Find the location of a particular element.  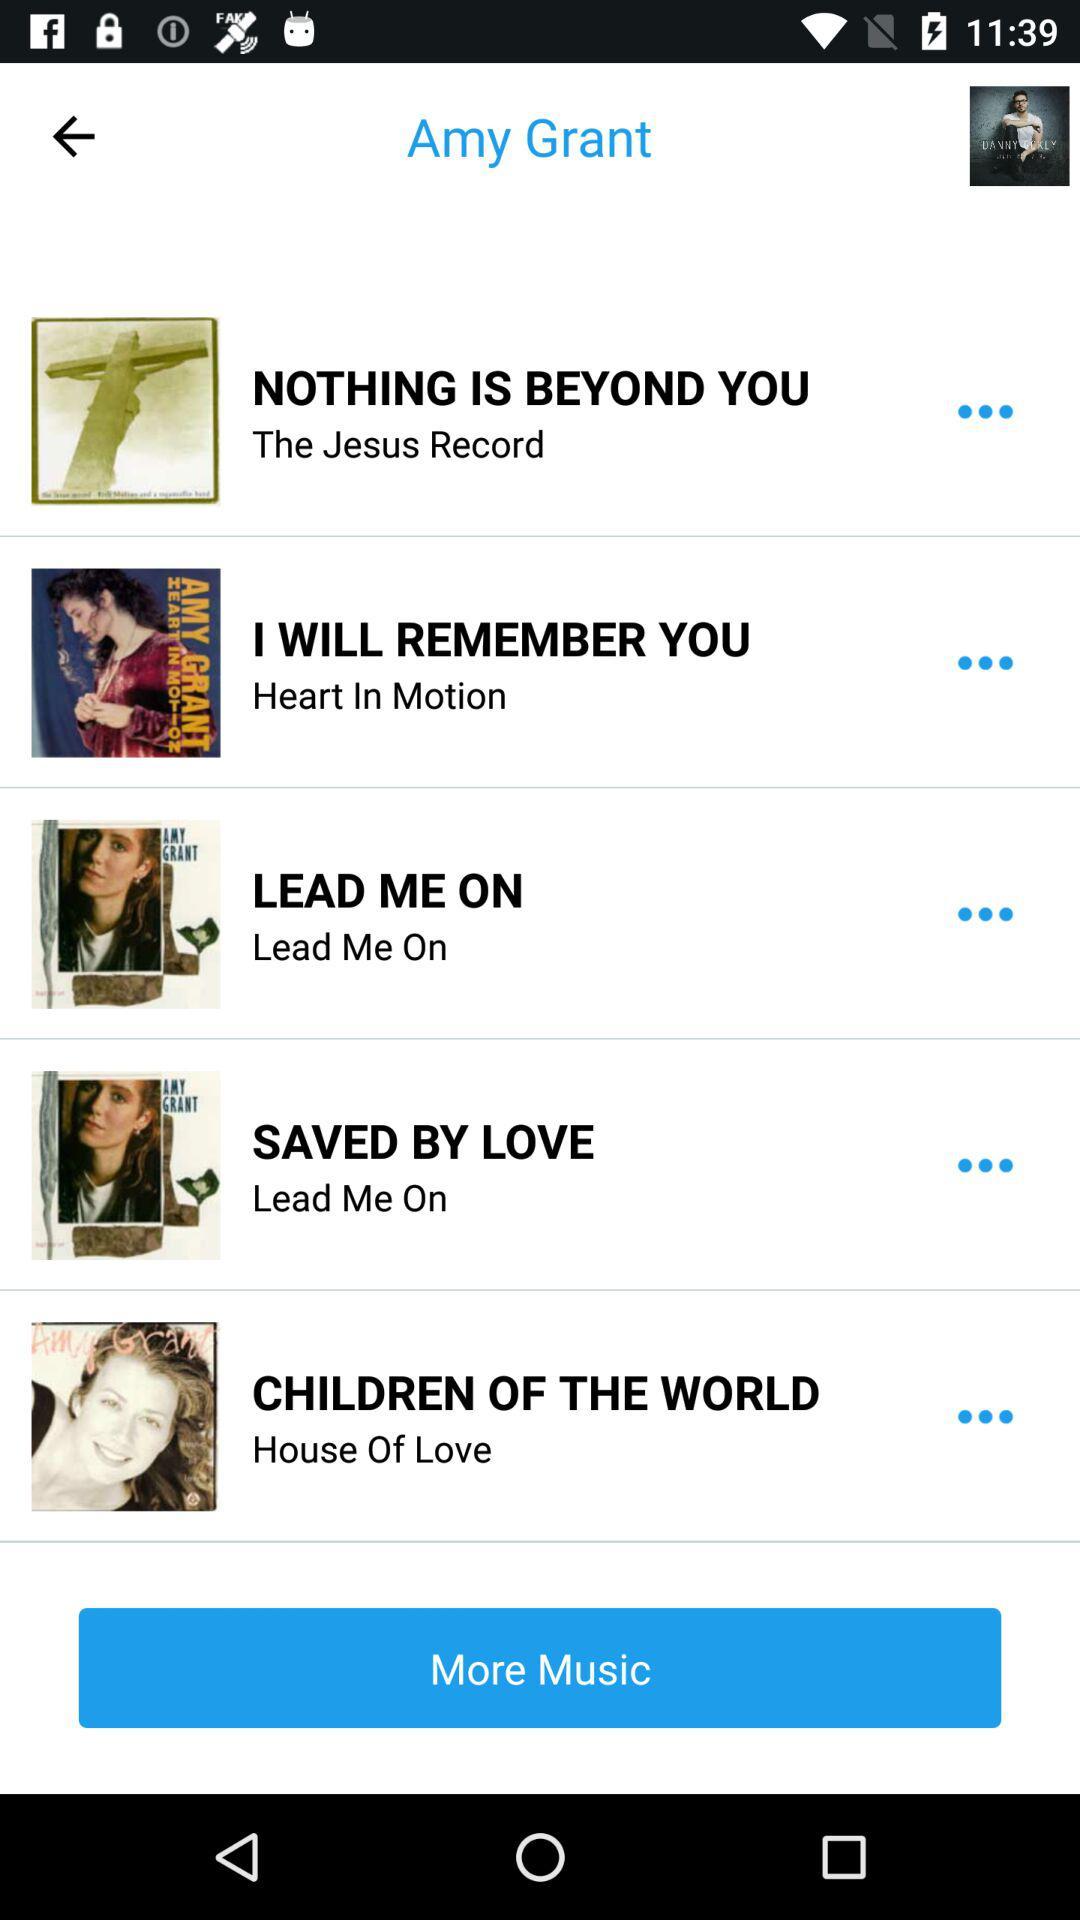

the more music item is located at coordinates (540, 1667).